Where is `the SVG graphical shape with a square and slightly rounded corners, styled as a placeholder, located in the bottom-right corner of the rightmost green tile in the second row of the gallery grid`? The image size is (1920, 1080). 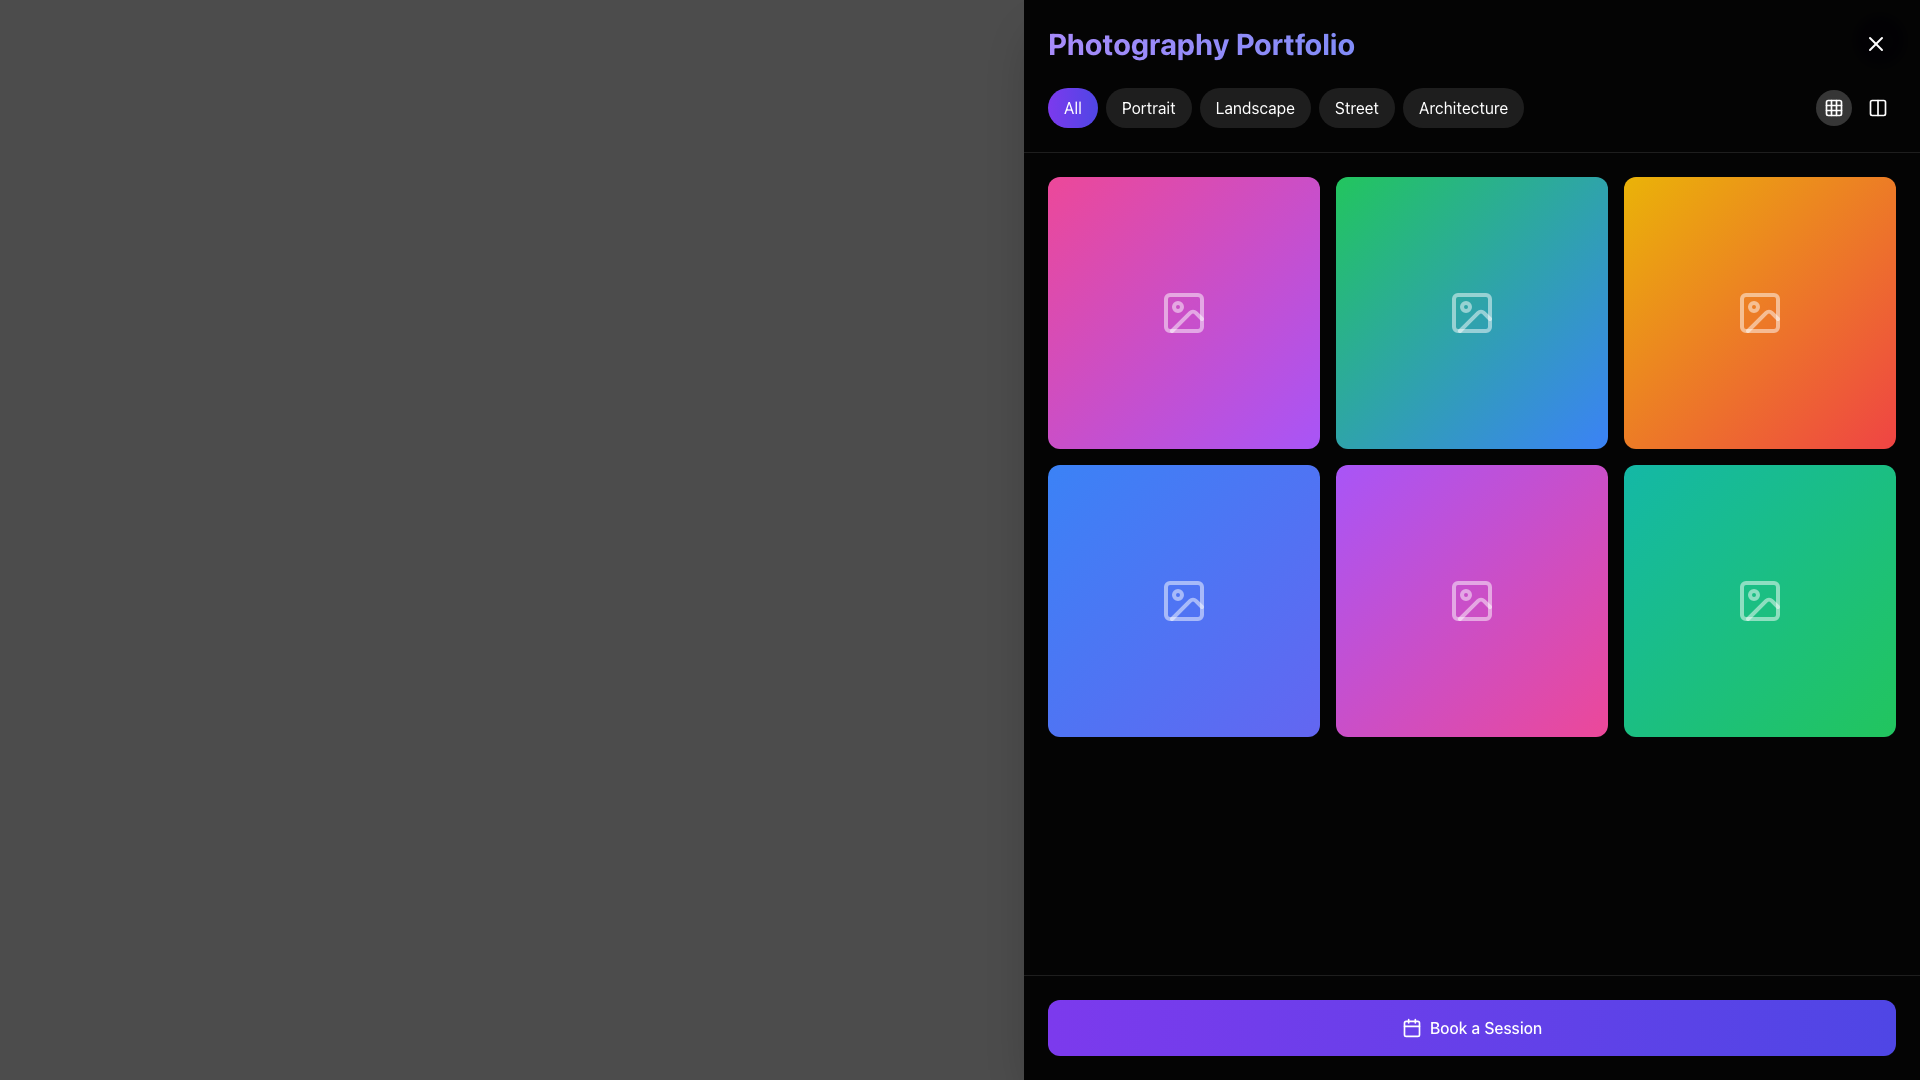
the SVG graphical shape with a square and slightly rounded corners, styled as a placeholder, located in the bottom-right corner of the rightmost green tile in the second row of the gallery grid is located at coordinates (1760, 600).